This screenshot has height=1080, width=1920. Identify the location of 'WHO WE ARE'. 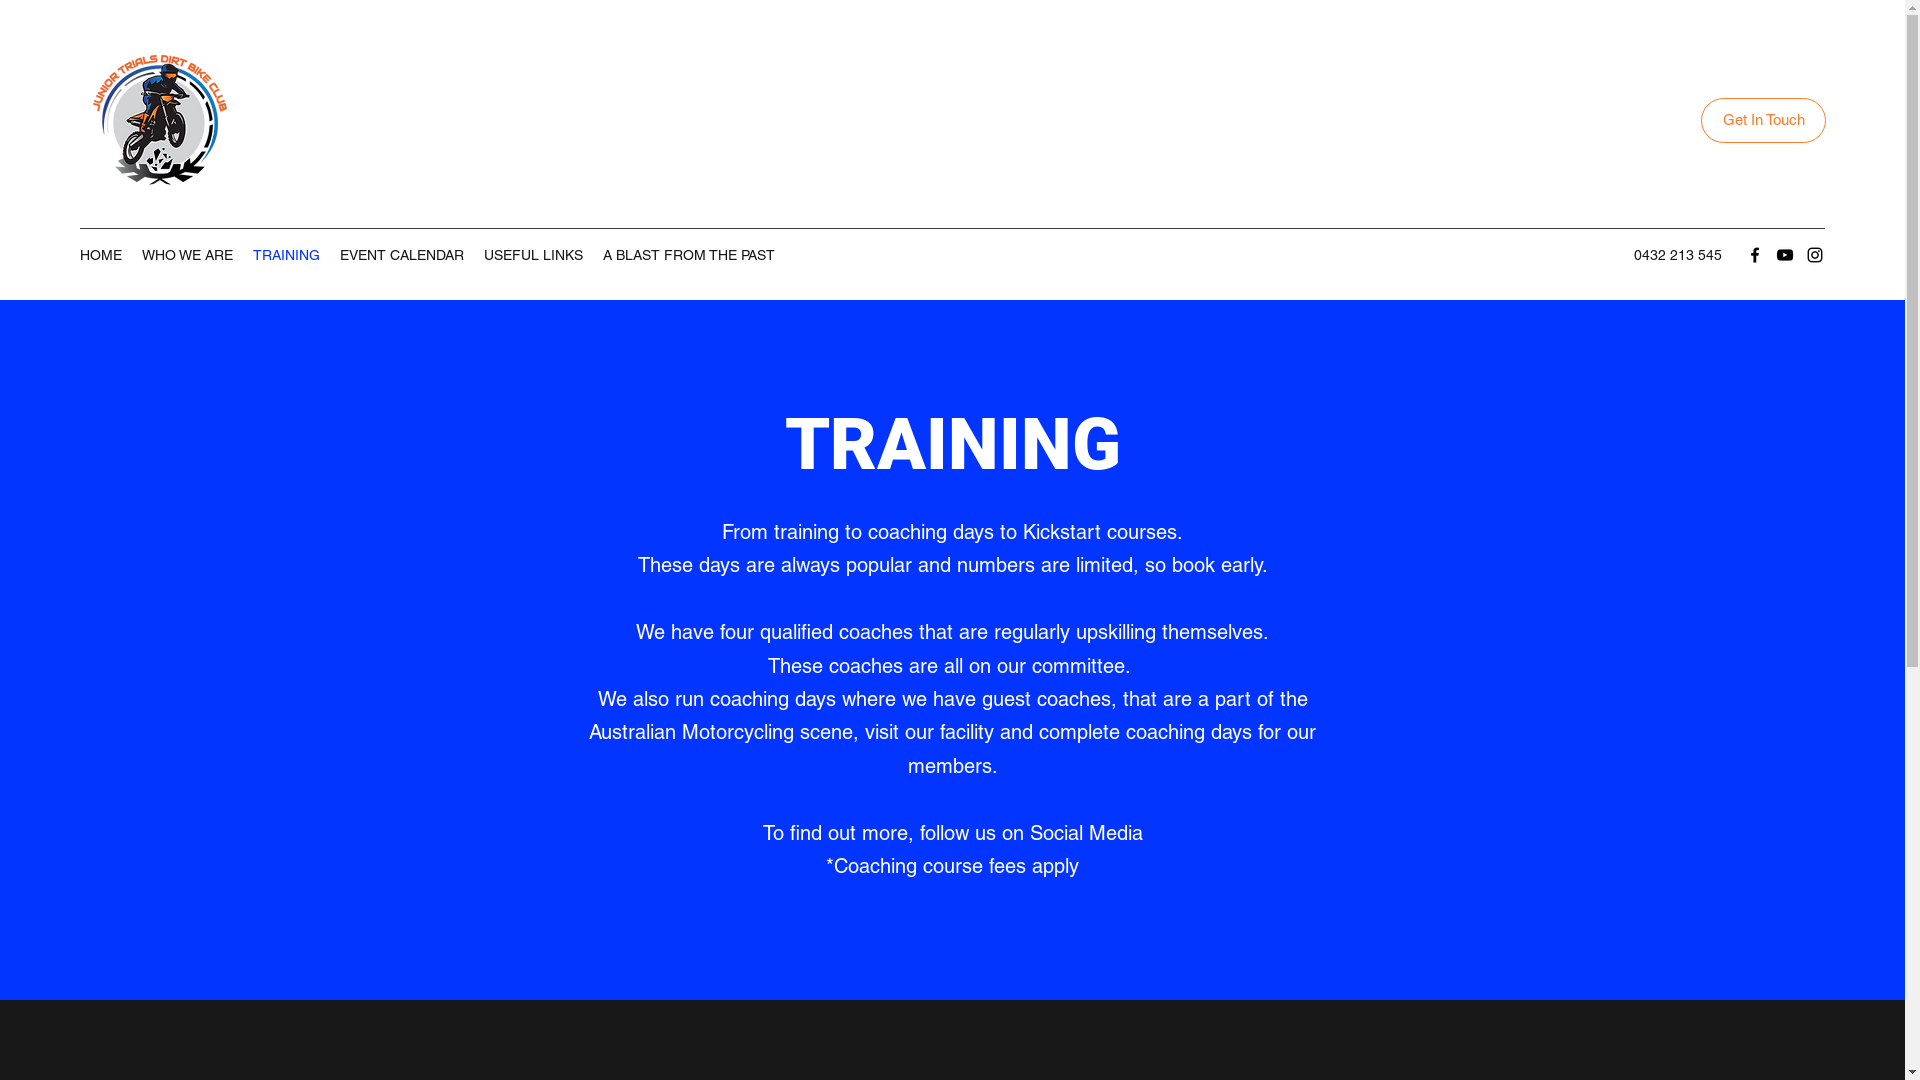
(187, 253).